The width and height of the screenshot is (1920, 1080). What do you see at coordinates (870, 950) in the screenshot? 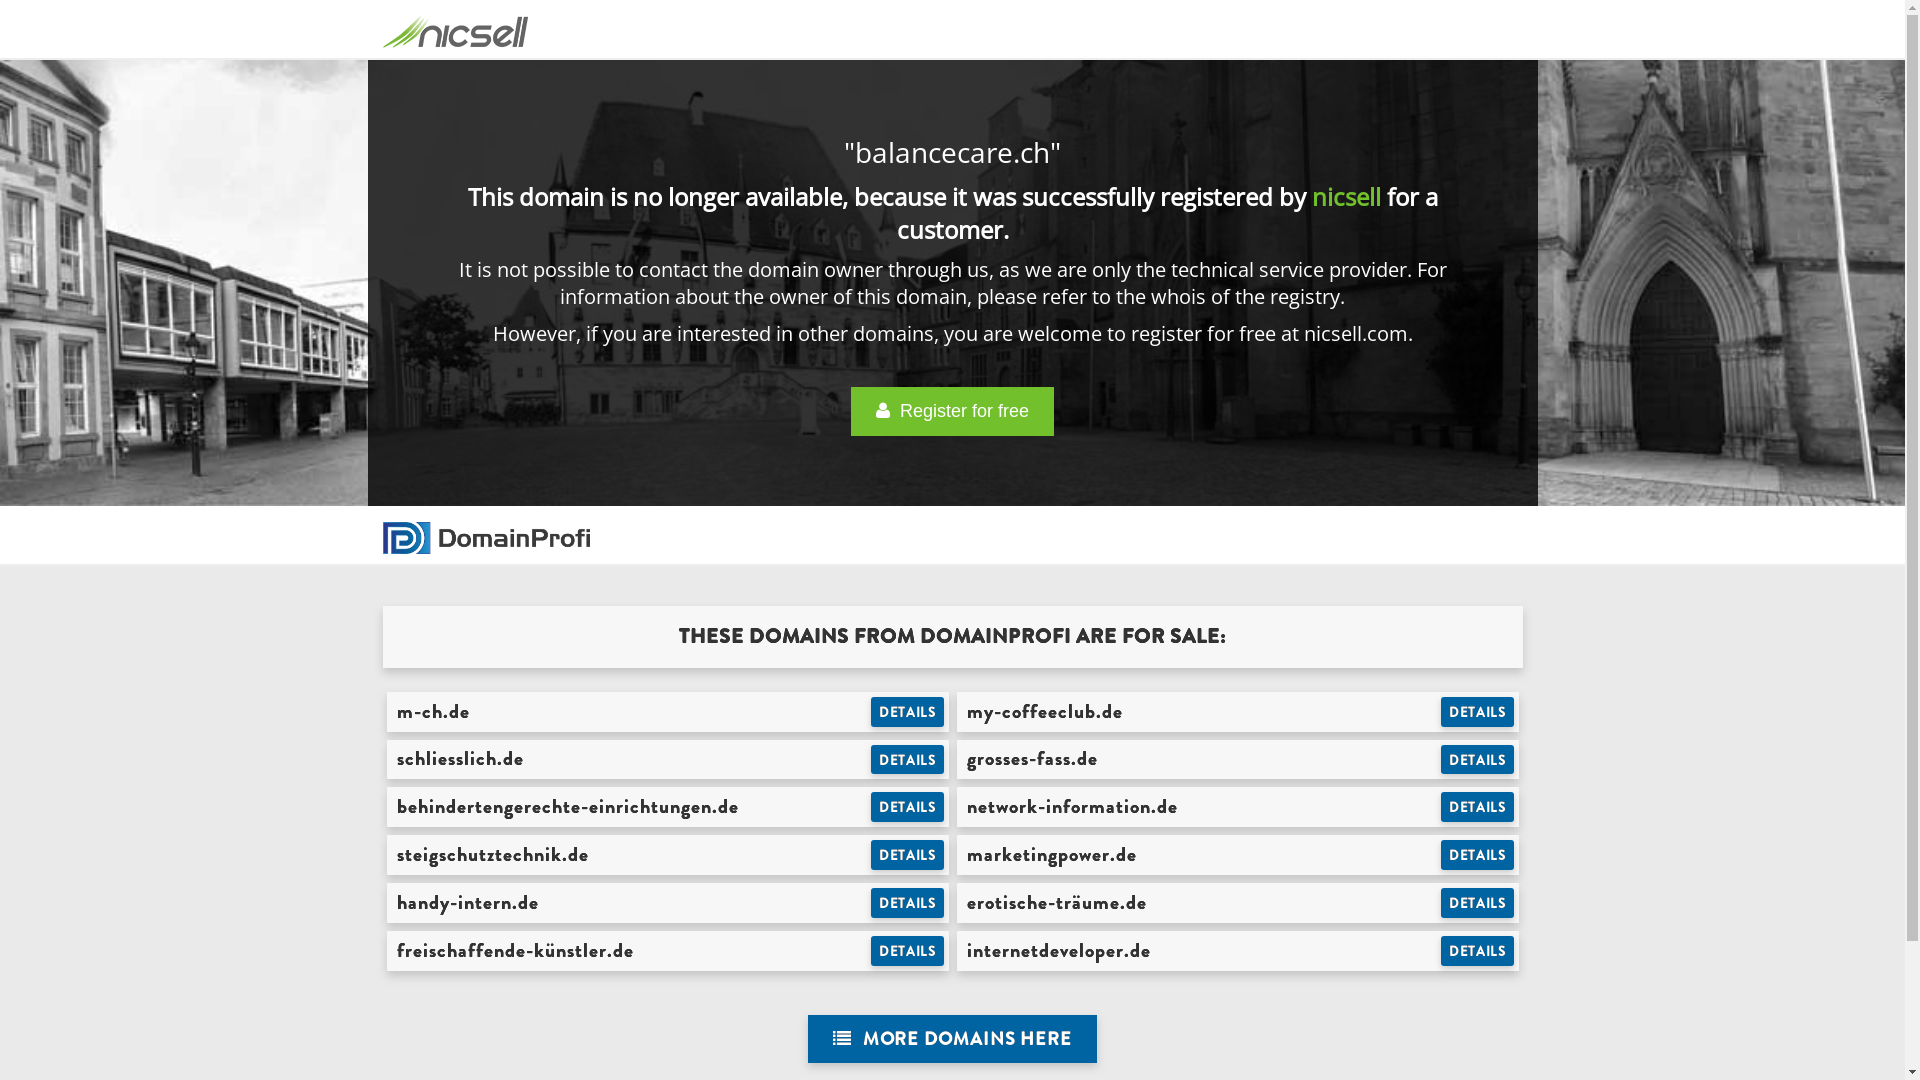
I see `'DETAILS'` at bounding box center [870, 950].